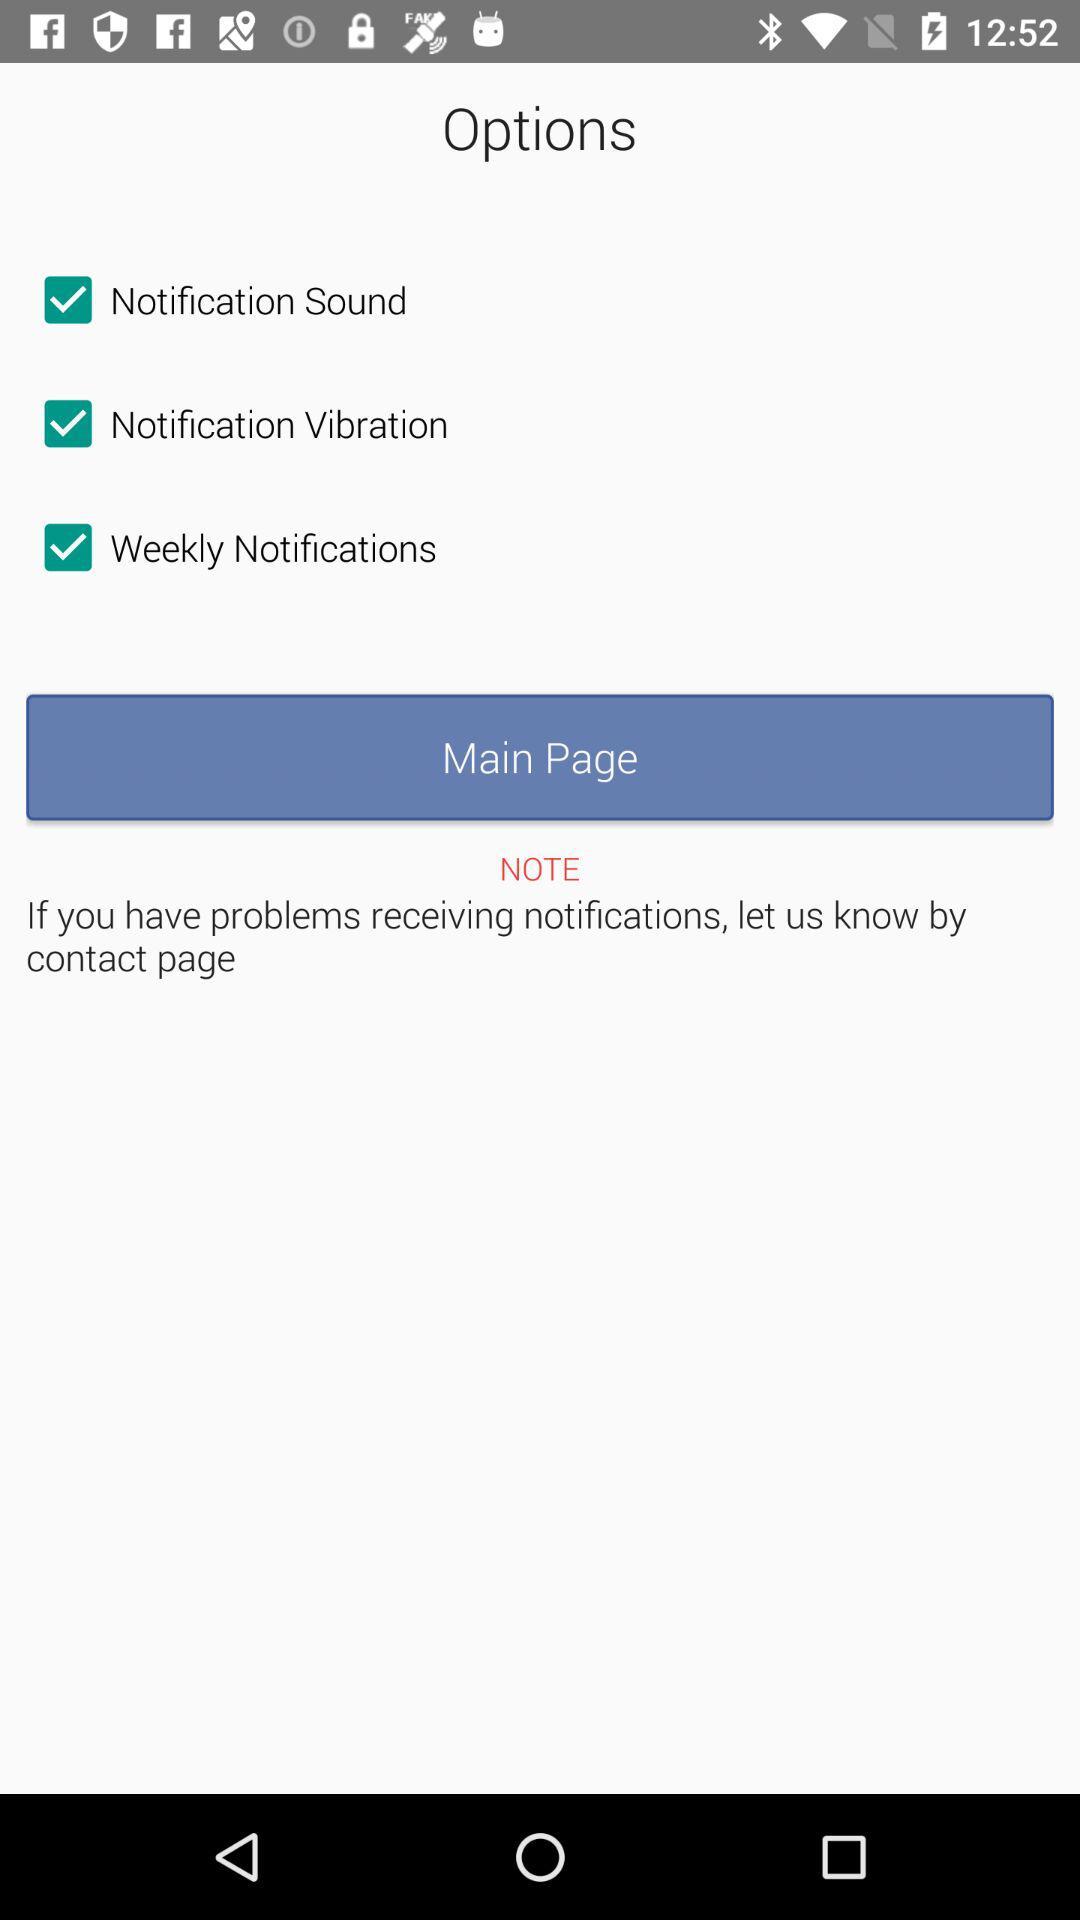 The image size is (1080, 1920). What do you see at coordinates (236, 422) in the screenshot?
I see `the checkbox below the notification sound item` at bounding box center [236, 422].